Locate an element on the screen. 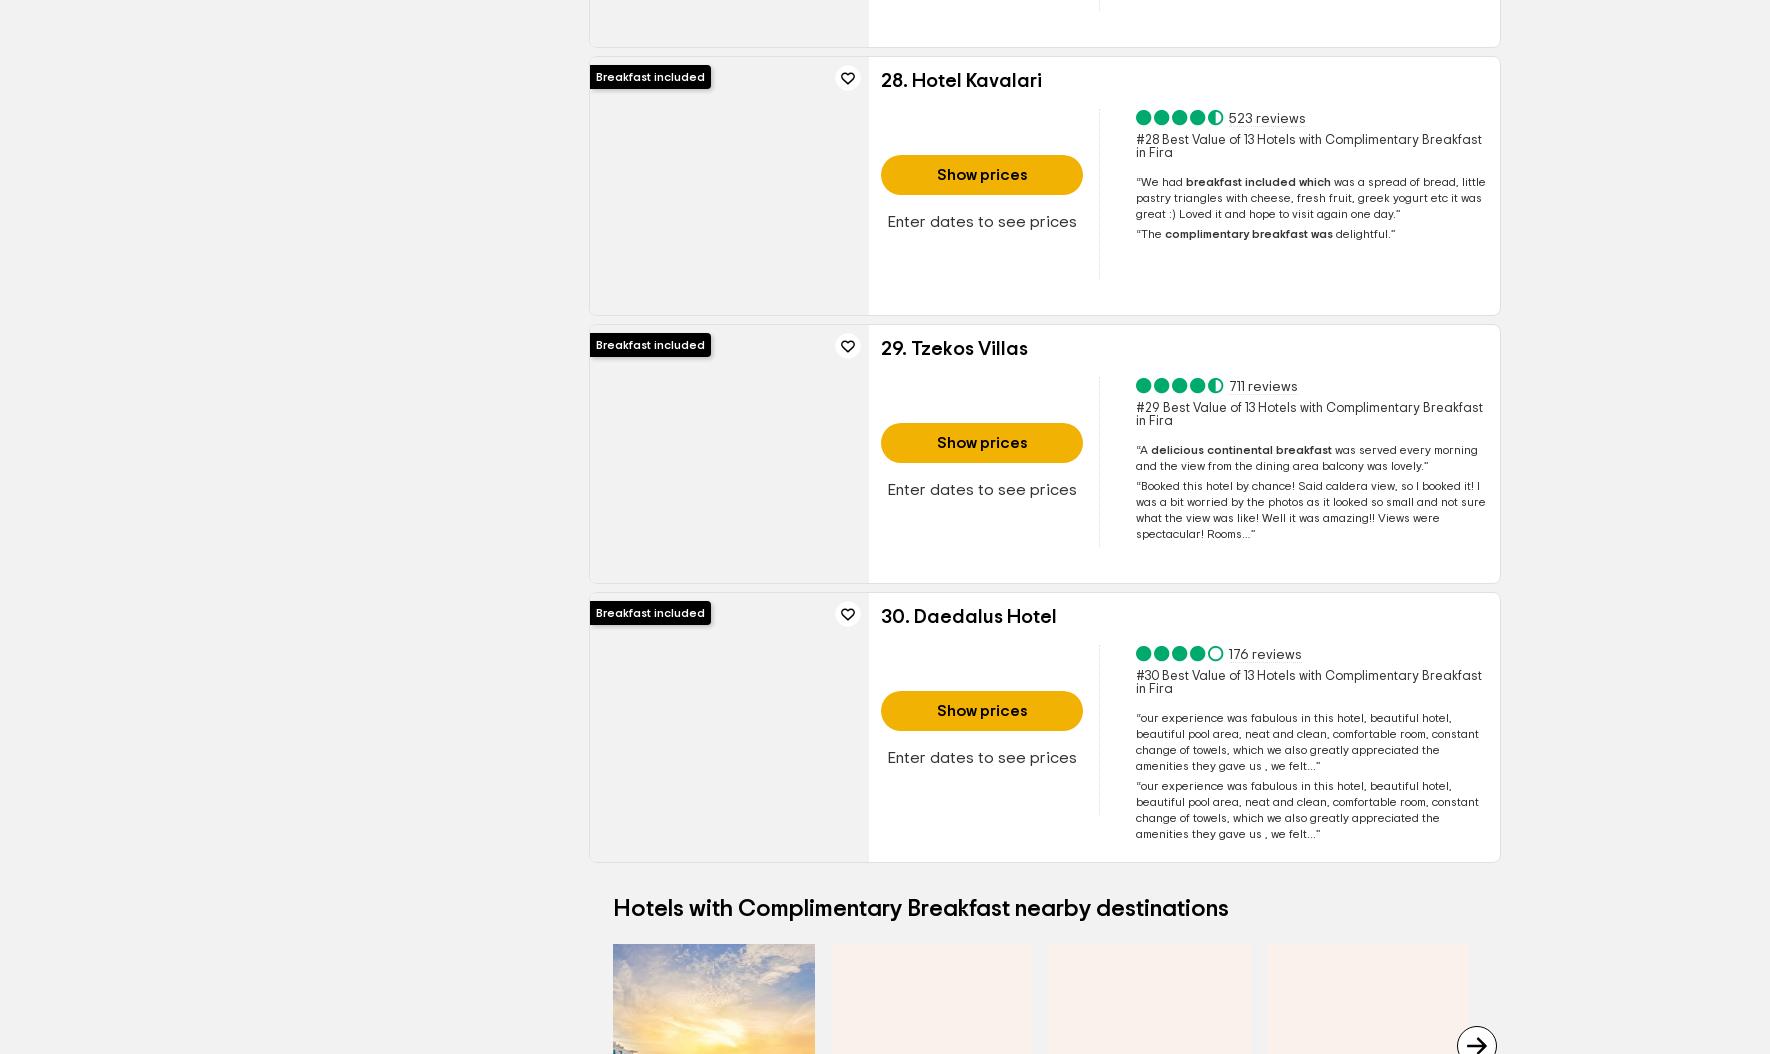  'We had' is located at coordinates (1162, 181).